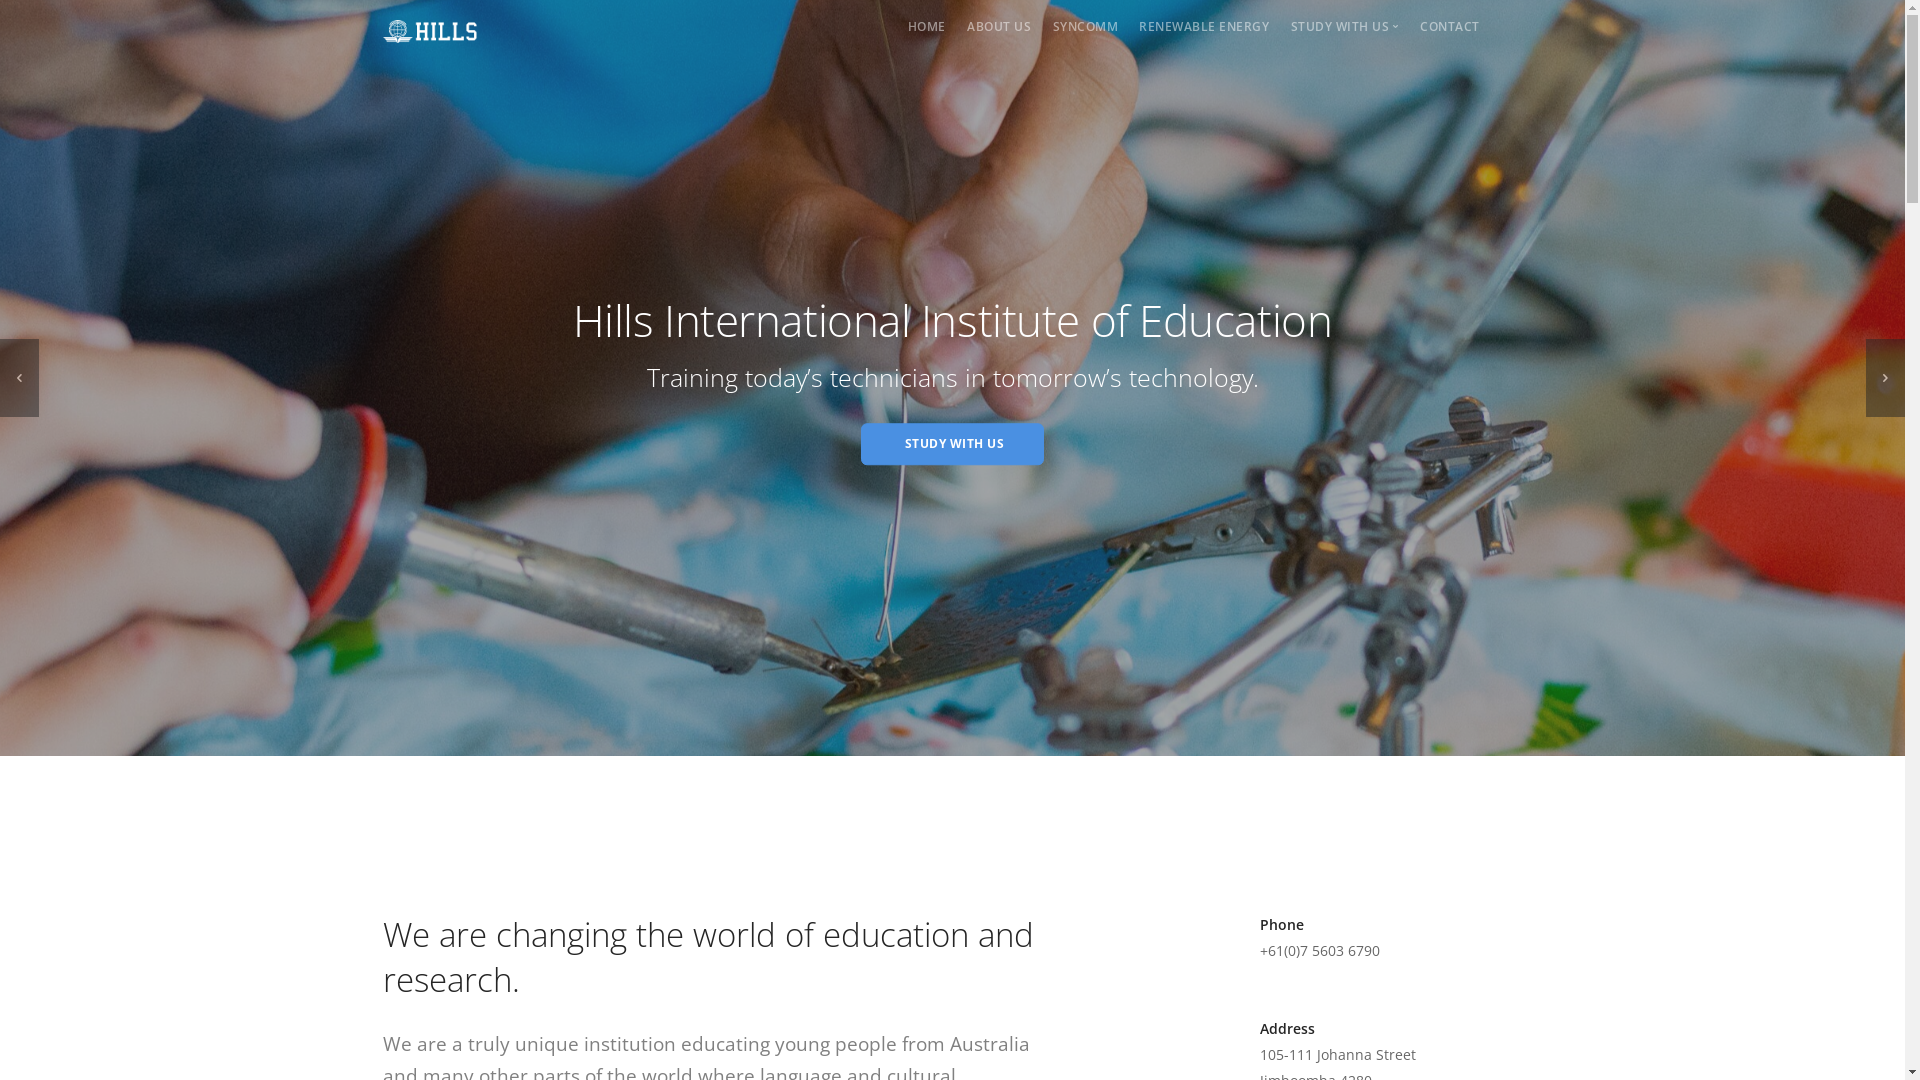 The width and height of the screenshot is (1920, 1080). Describe the element at coordinates (925, 26) in the screenshot. I see `'HOME'` at that location.